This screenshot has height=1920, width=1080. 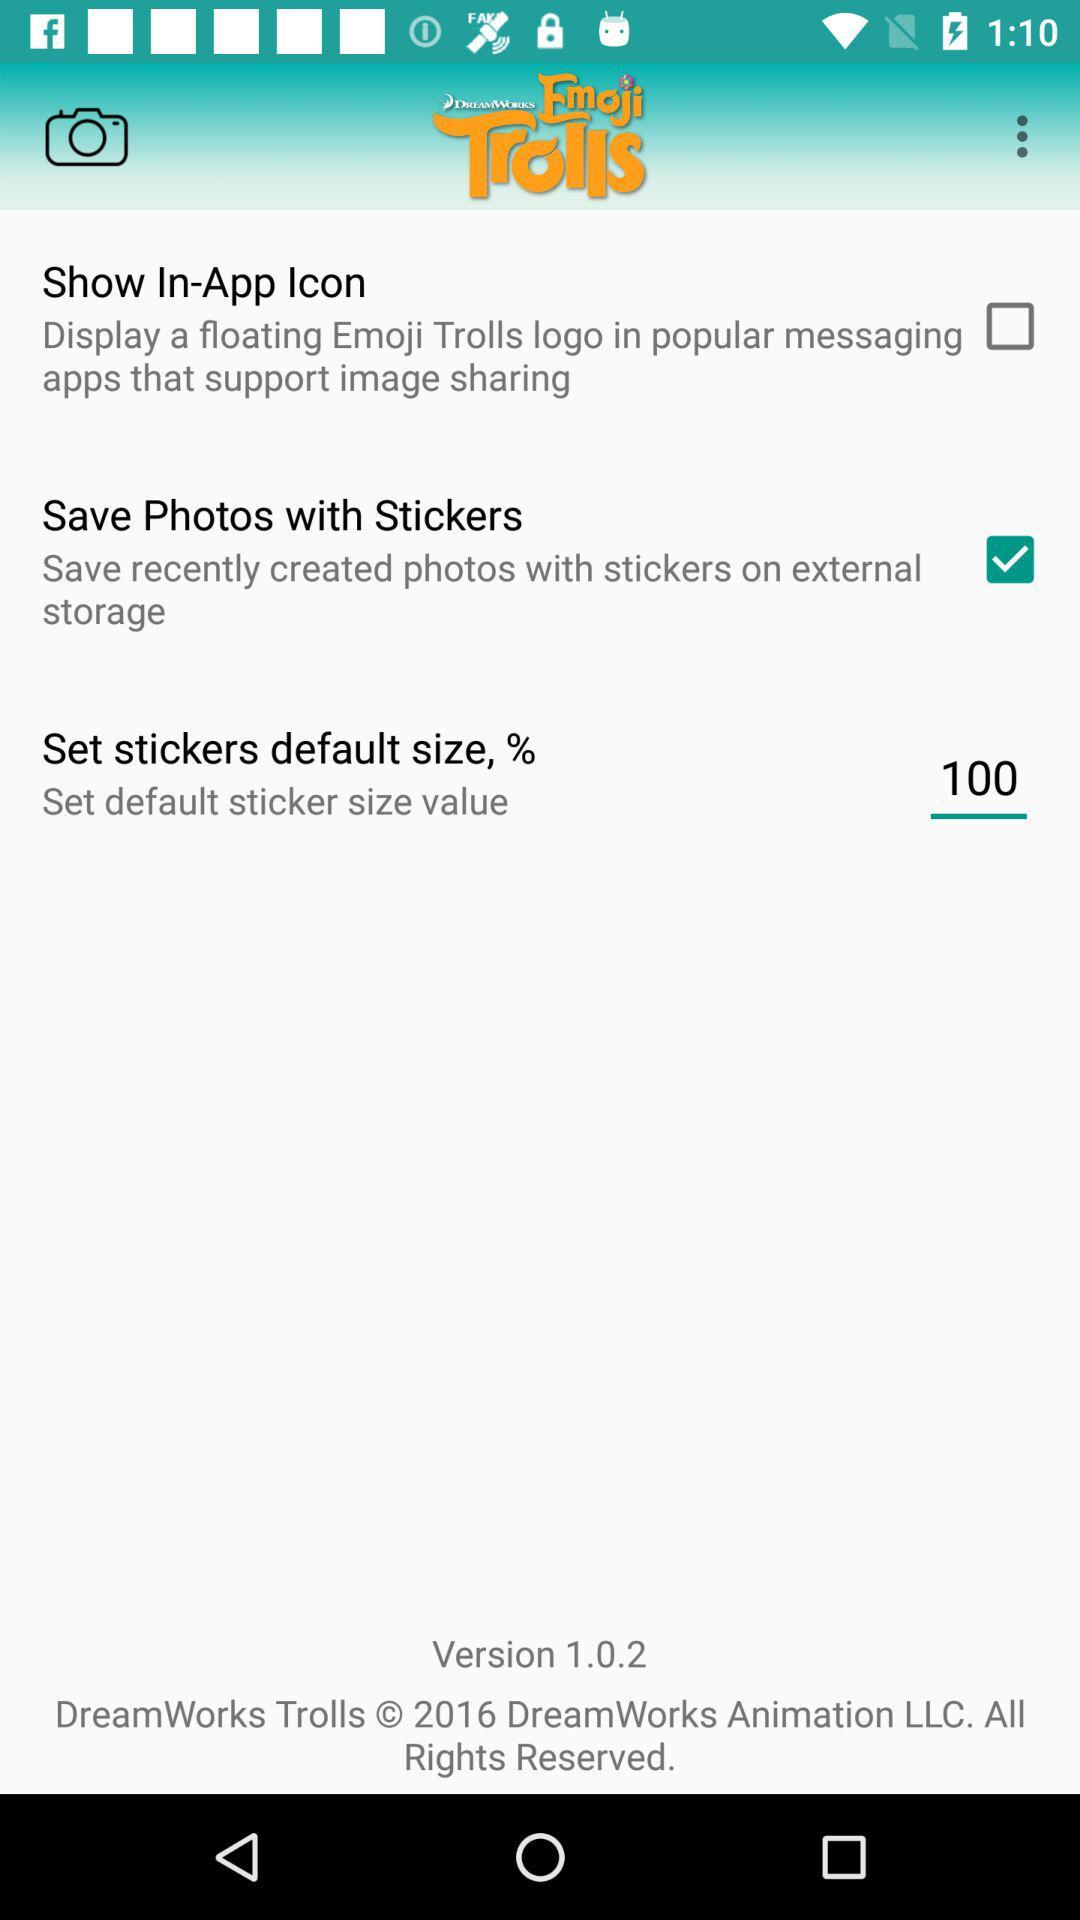 I want to click on icon above the 100 icon, so click(x=1003, y=559).